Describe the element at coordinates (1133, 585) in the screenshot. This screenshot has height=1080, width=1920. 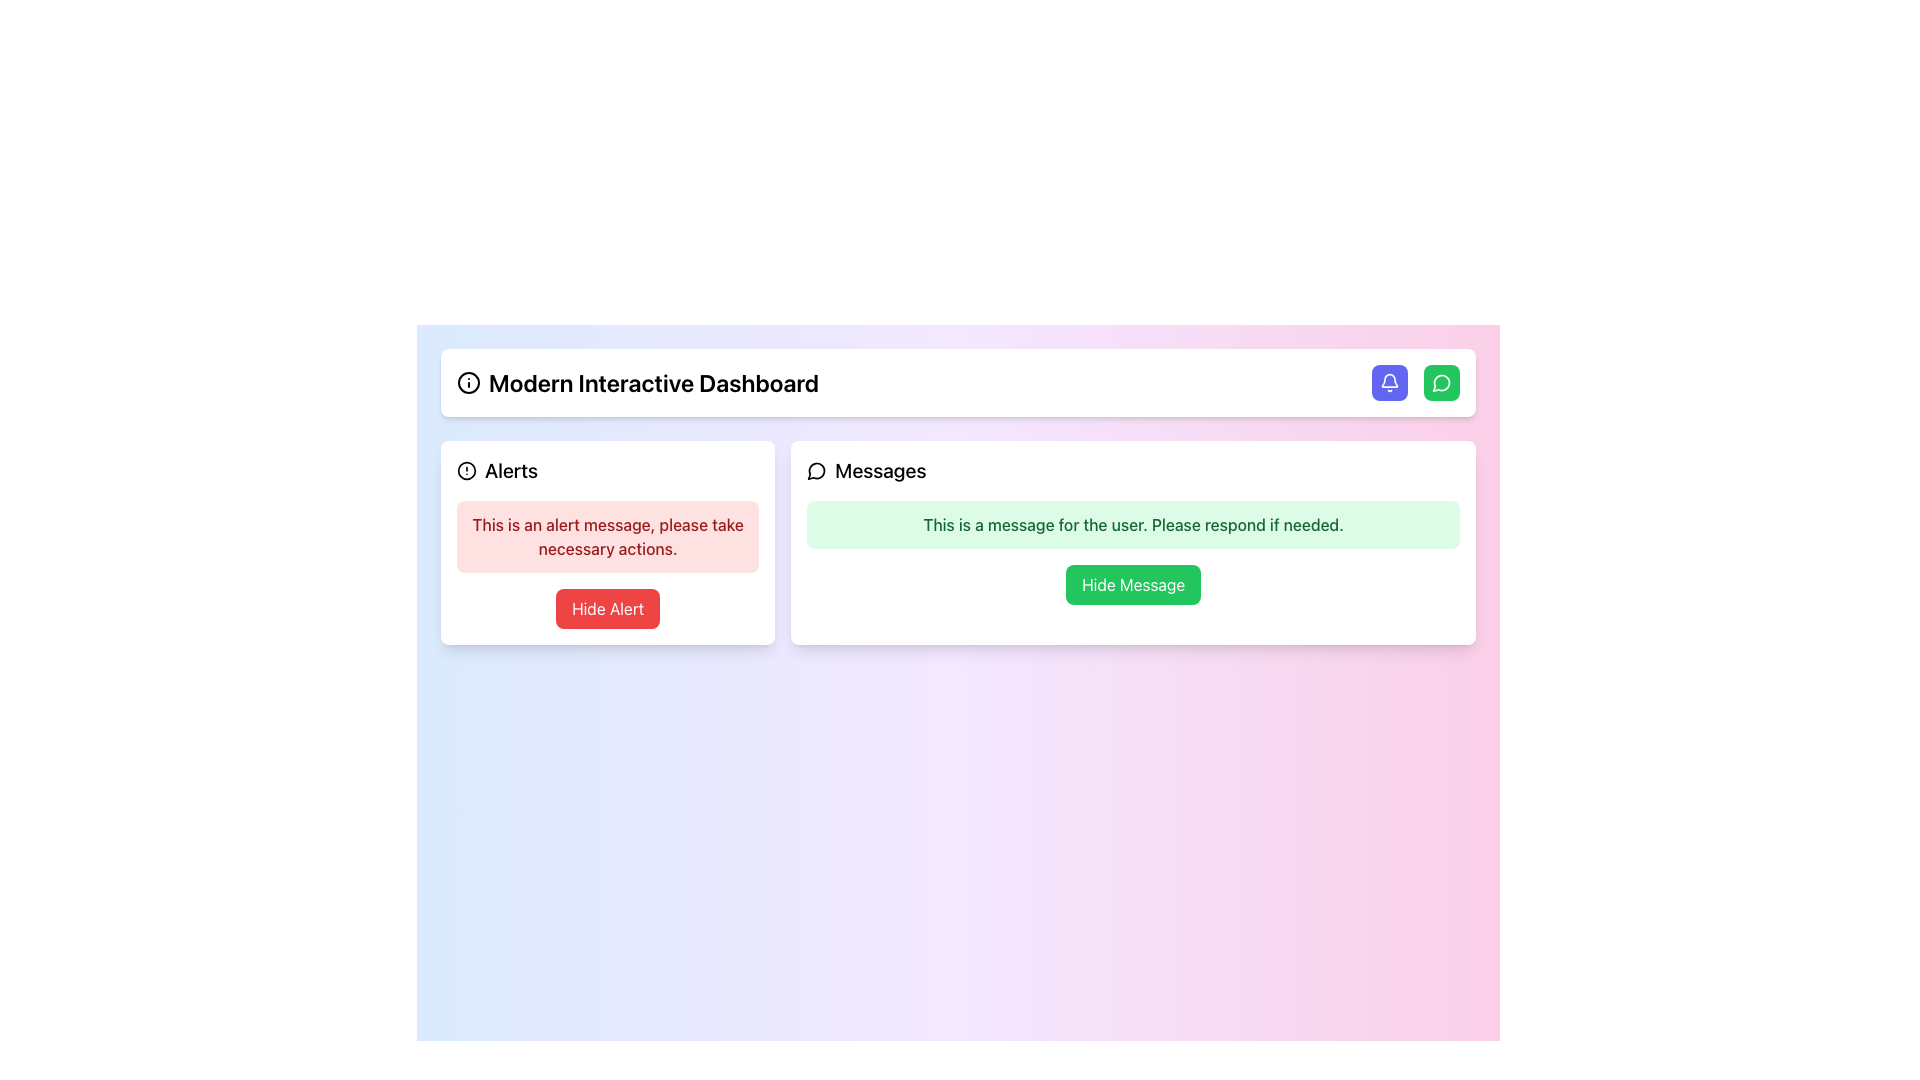
I see `the green button labeled 'Hide Message' located under the 'Messages' section to observe the hover effect` at that location.